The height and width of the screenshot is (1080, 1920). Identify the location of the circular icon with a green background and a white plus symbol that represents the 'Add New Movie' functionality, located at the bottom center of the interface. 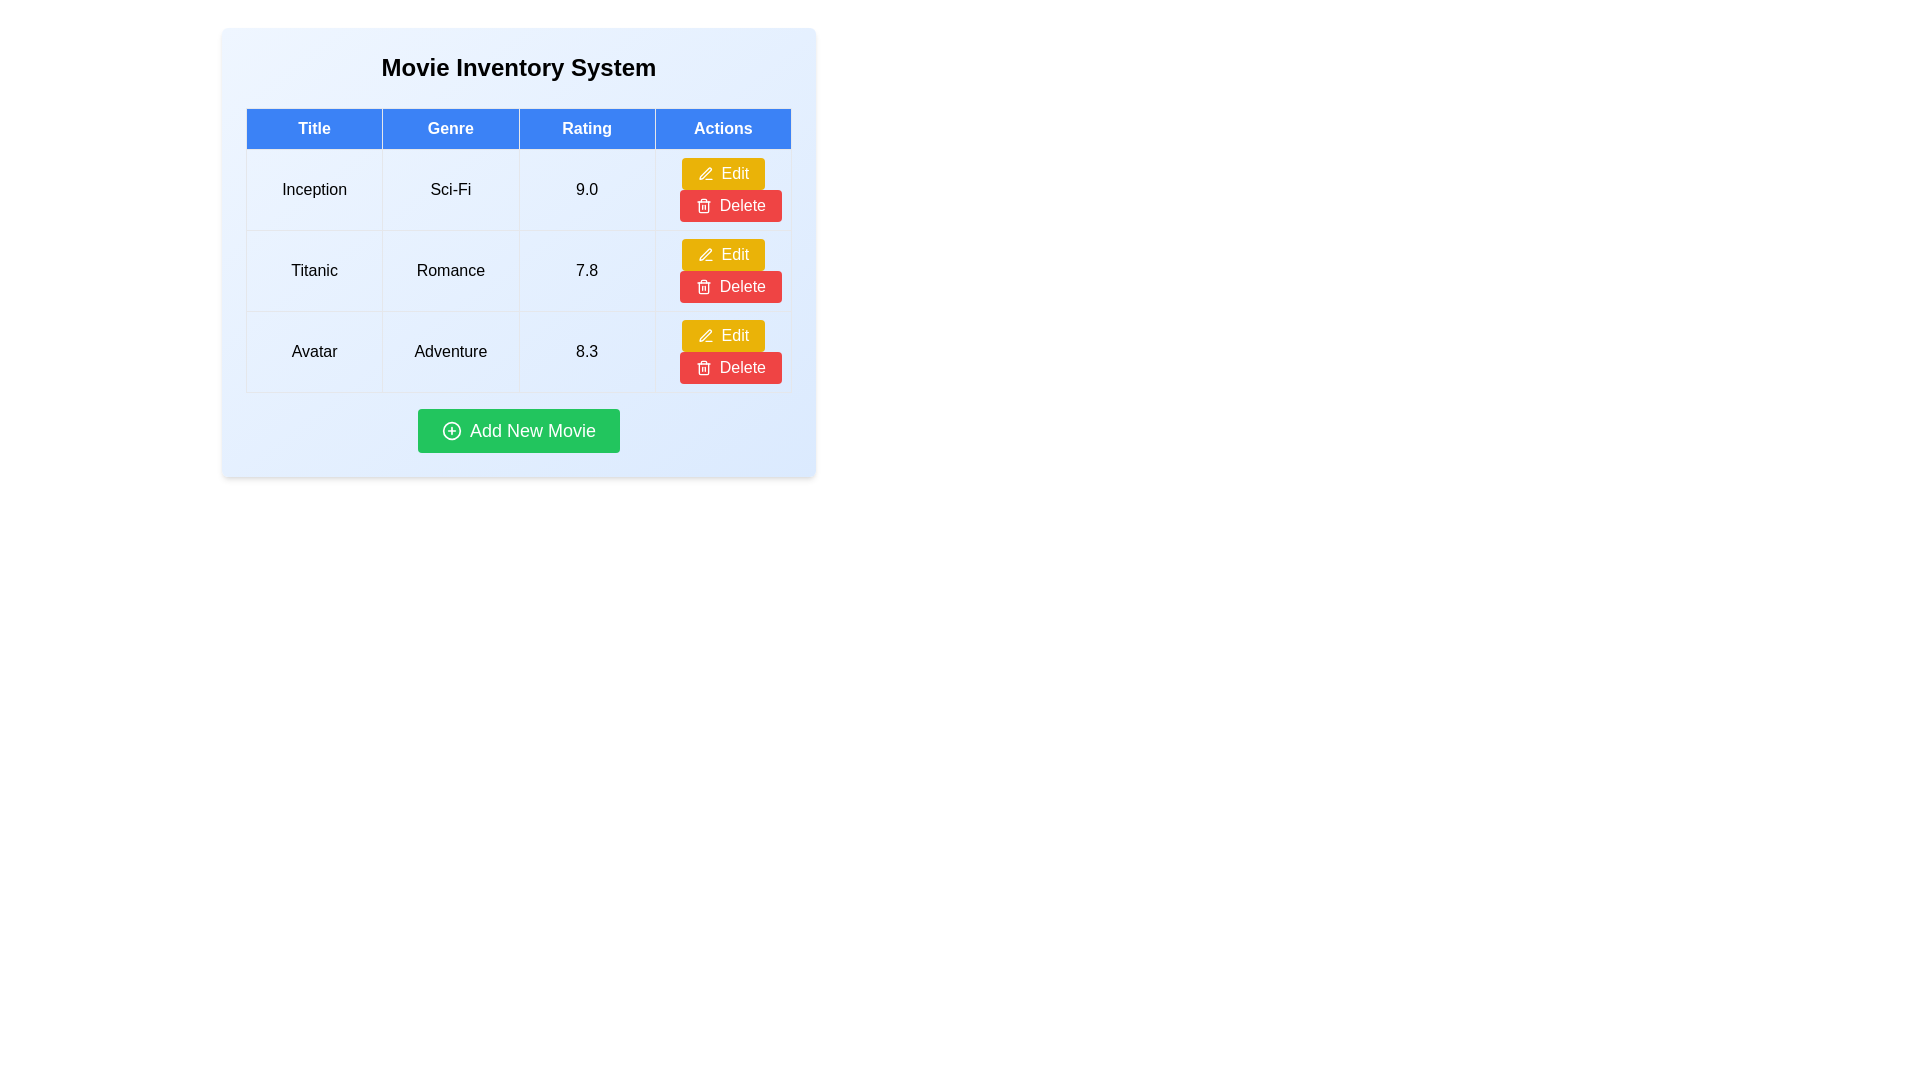
(450, 430).